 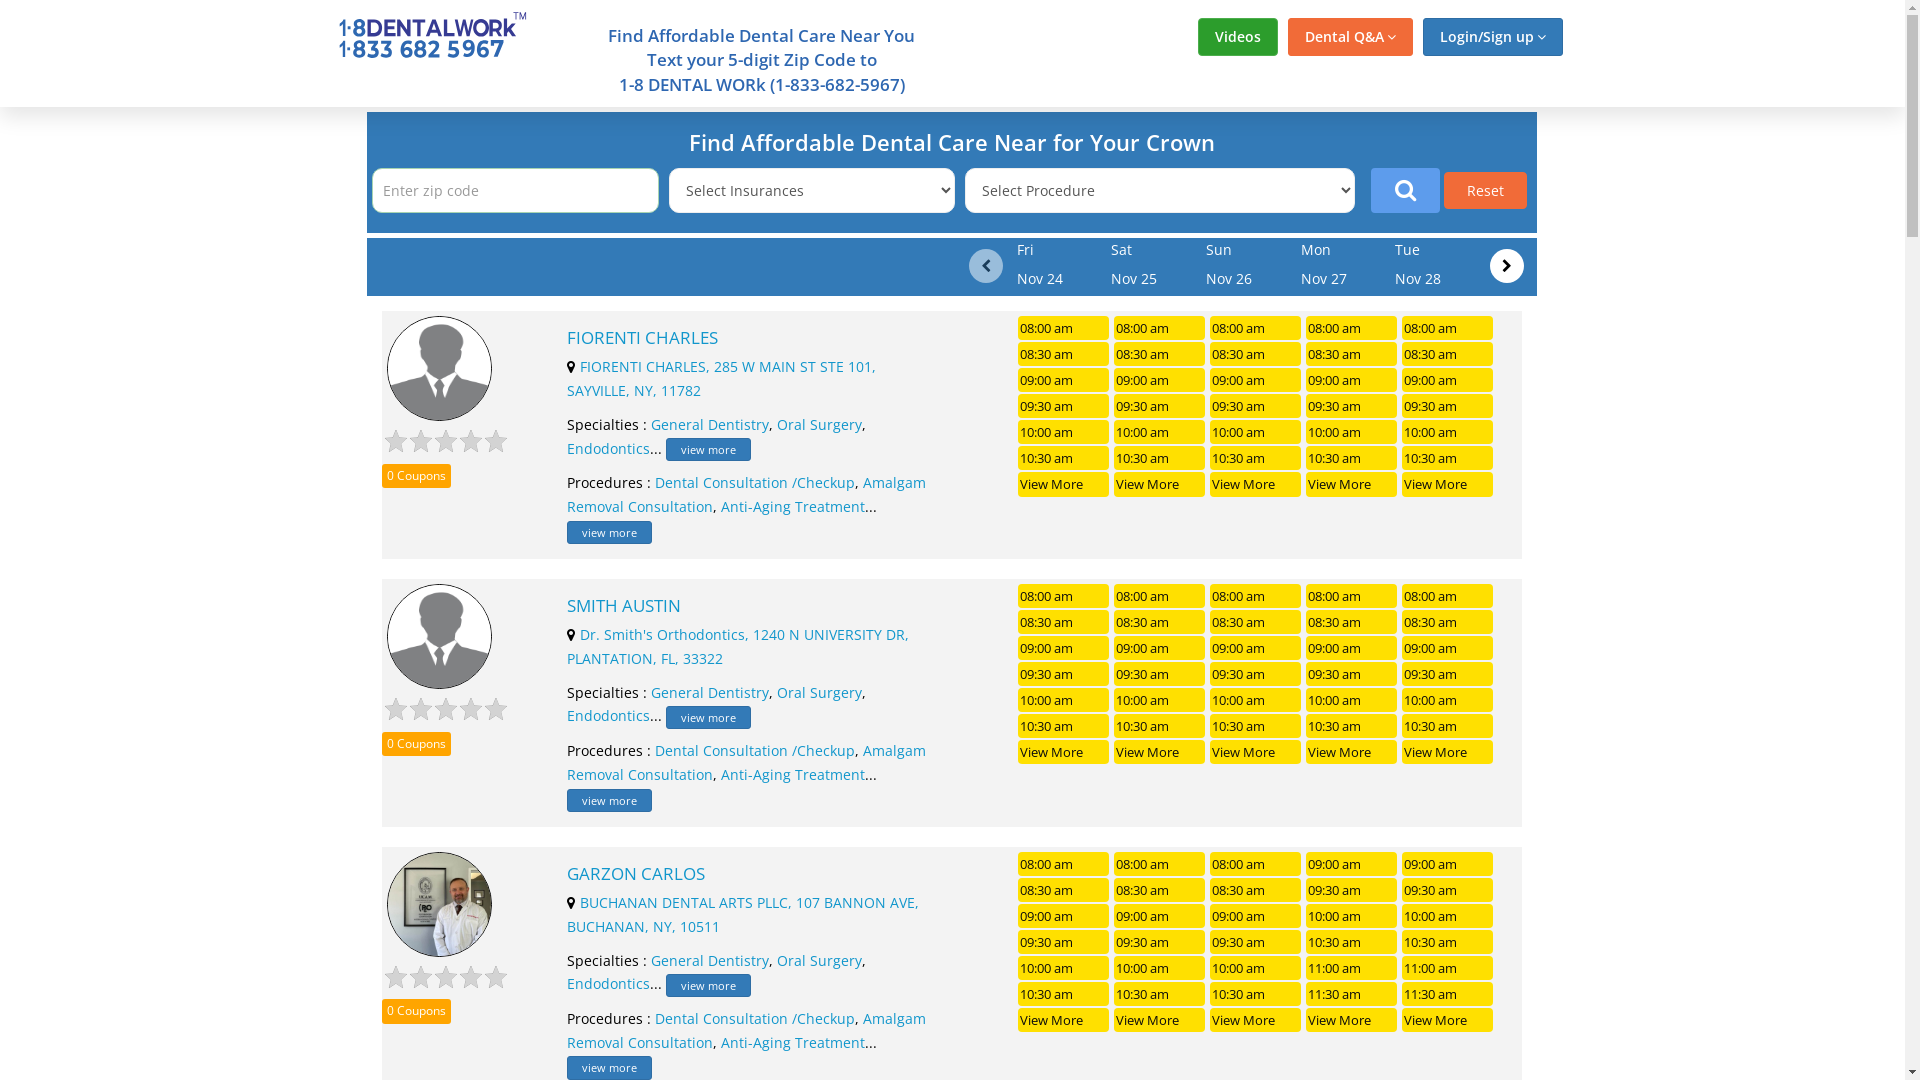 I want to click on 'view more', so click(x=666, y=448).